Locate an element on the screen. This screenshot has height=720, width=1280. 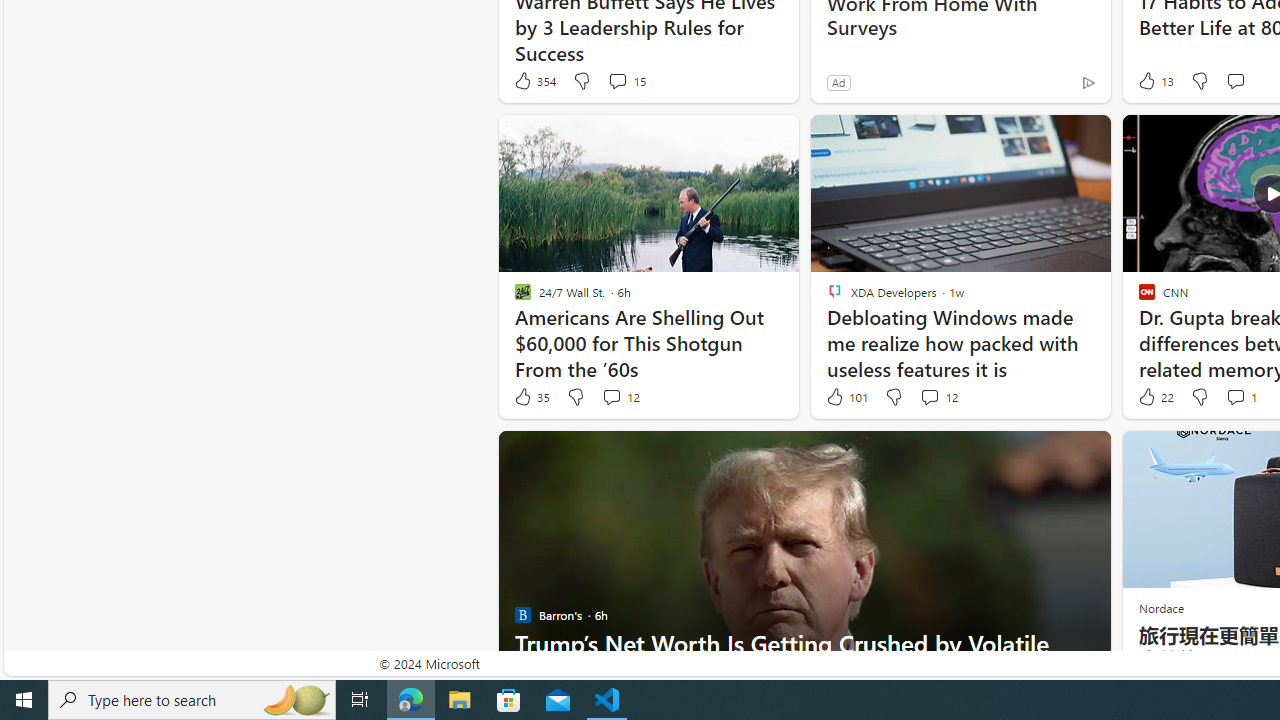
'View comments 15 Comment' is located at coordinates (625, 80).